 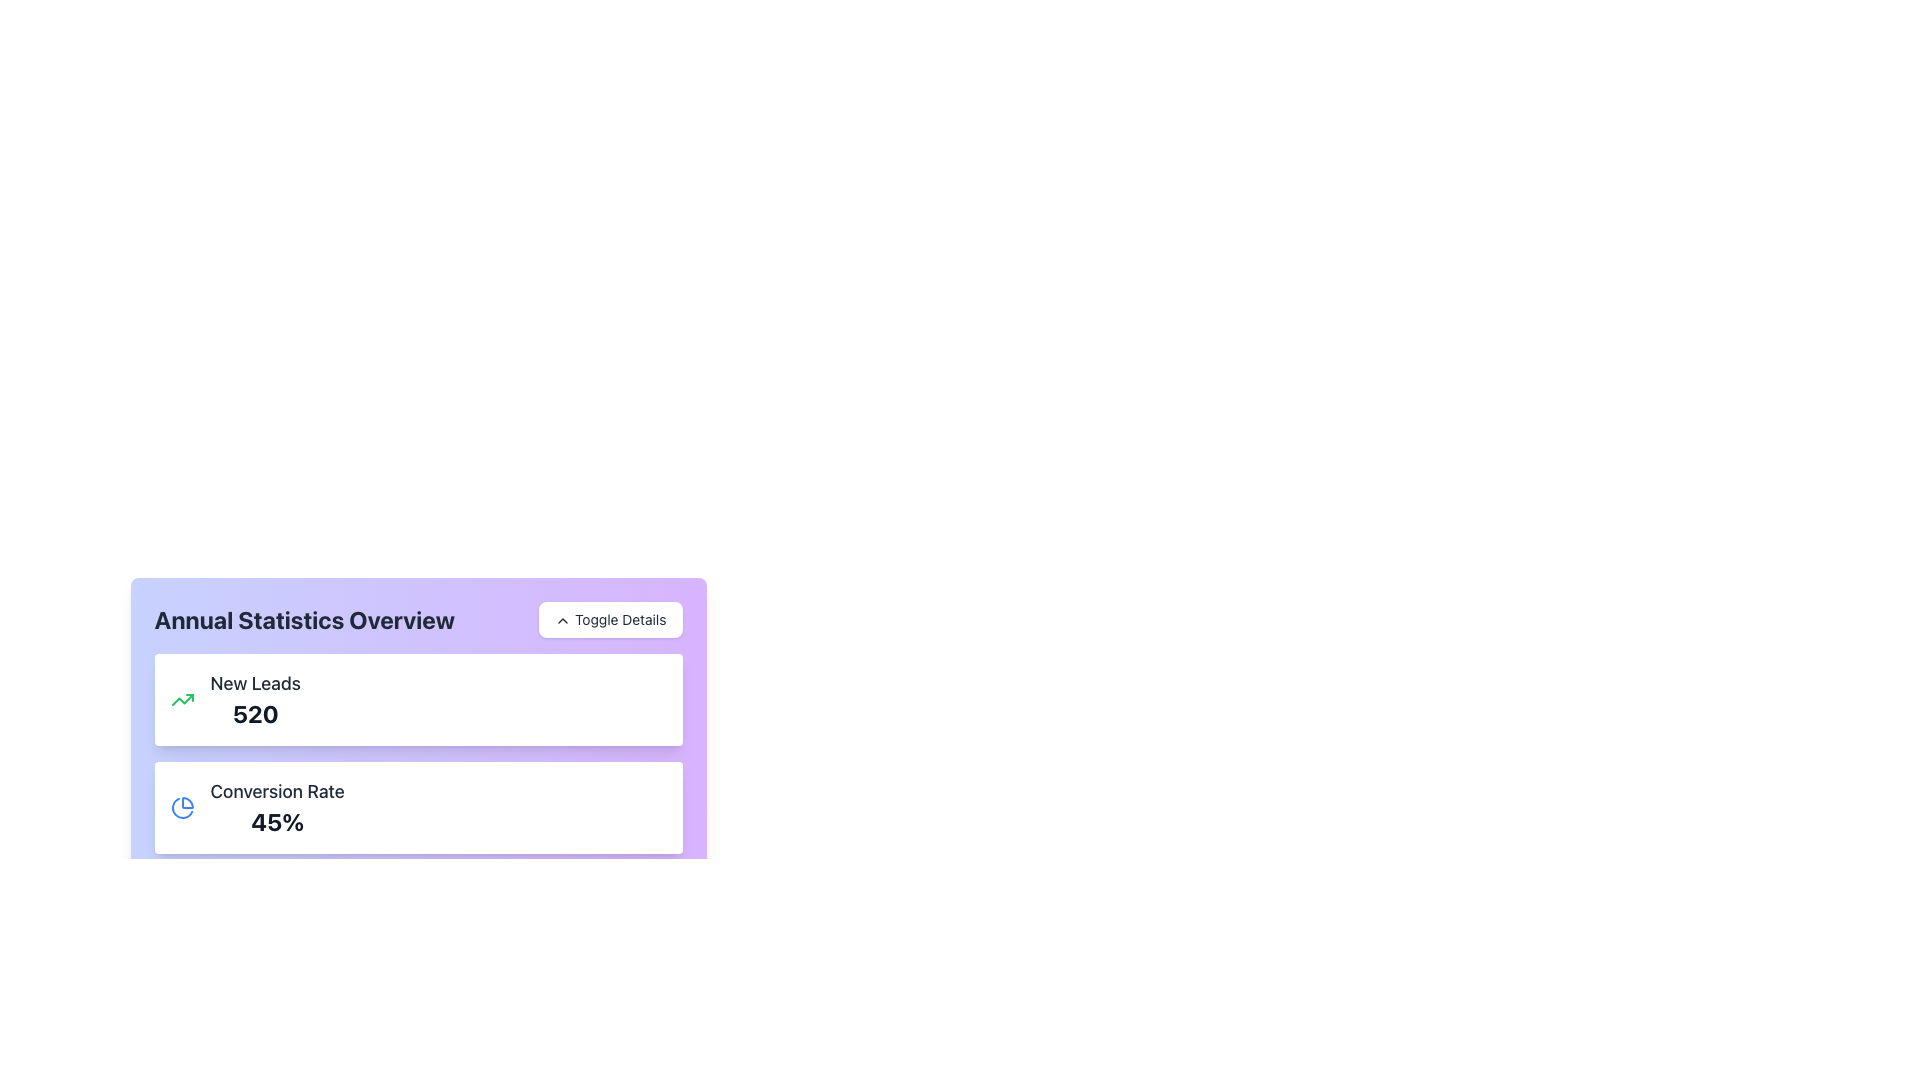 What do you see at coordinates (254, 712) in the screenshot?
I see `the bold, large-sized number '520' displayed in dark gray font on a white background, located within the 'New Leads' card under 'Annual Statistics Overview'` at bounding box center [254, 712].